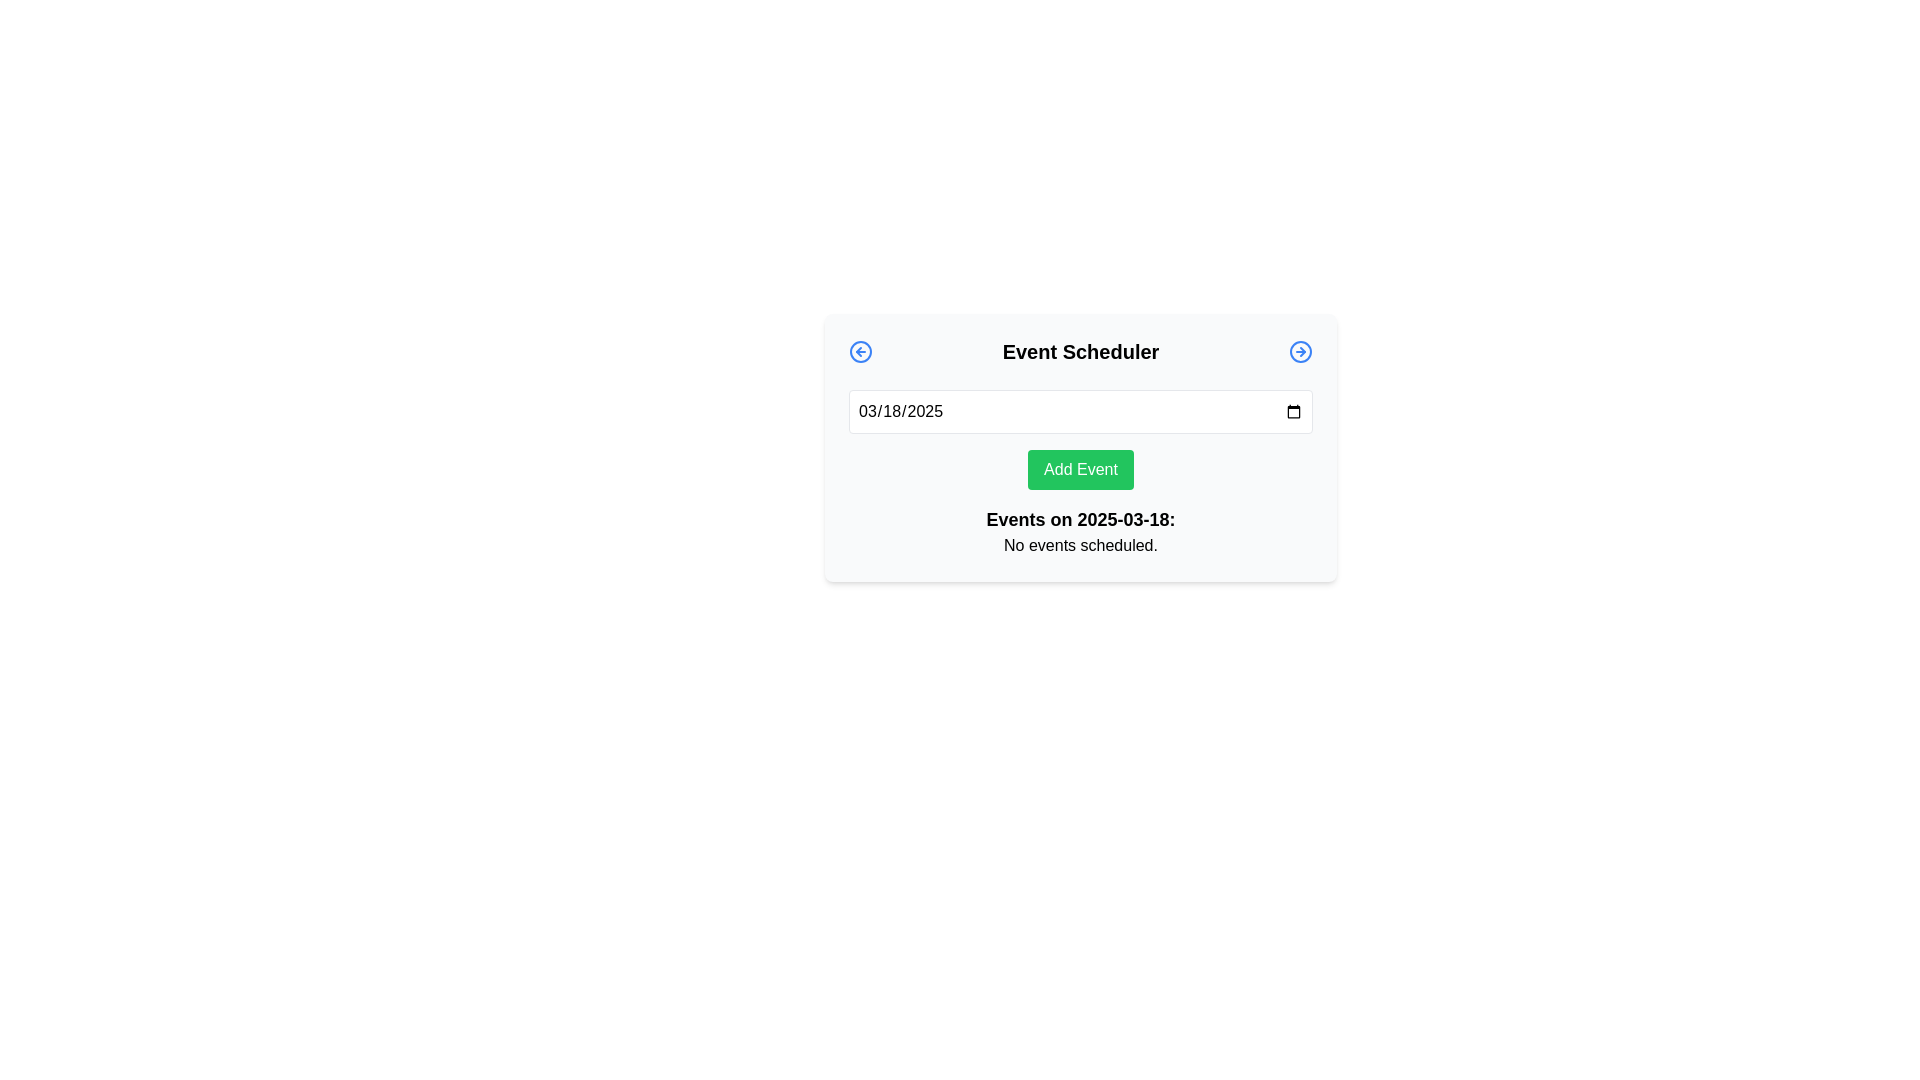  What do you see at coordinates (1079, 546) in the screenshot?
I see `the static text that informs users there are no scheduled events for the selected date, located below the label 'Events on 2025-03-18:' in the event scheduler interface` at bounding box center [1079, 546].